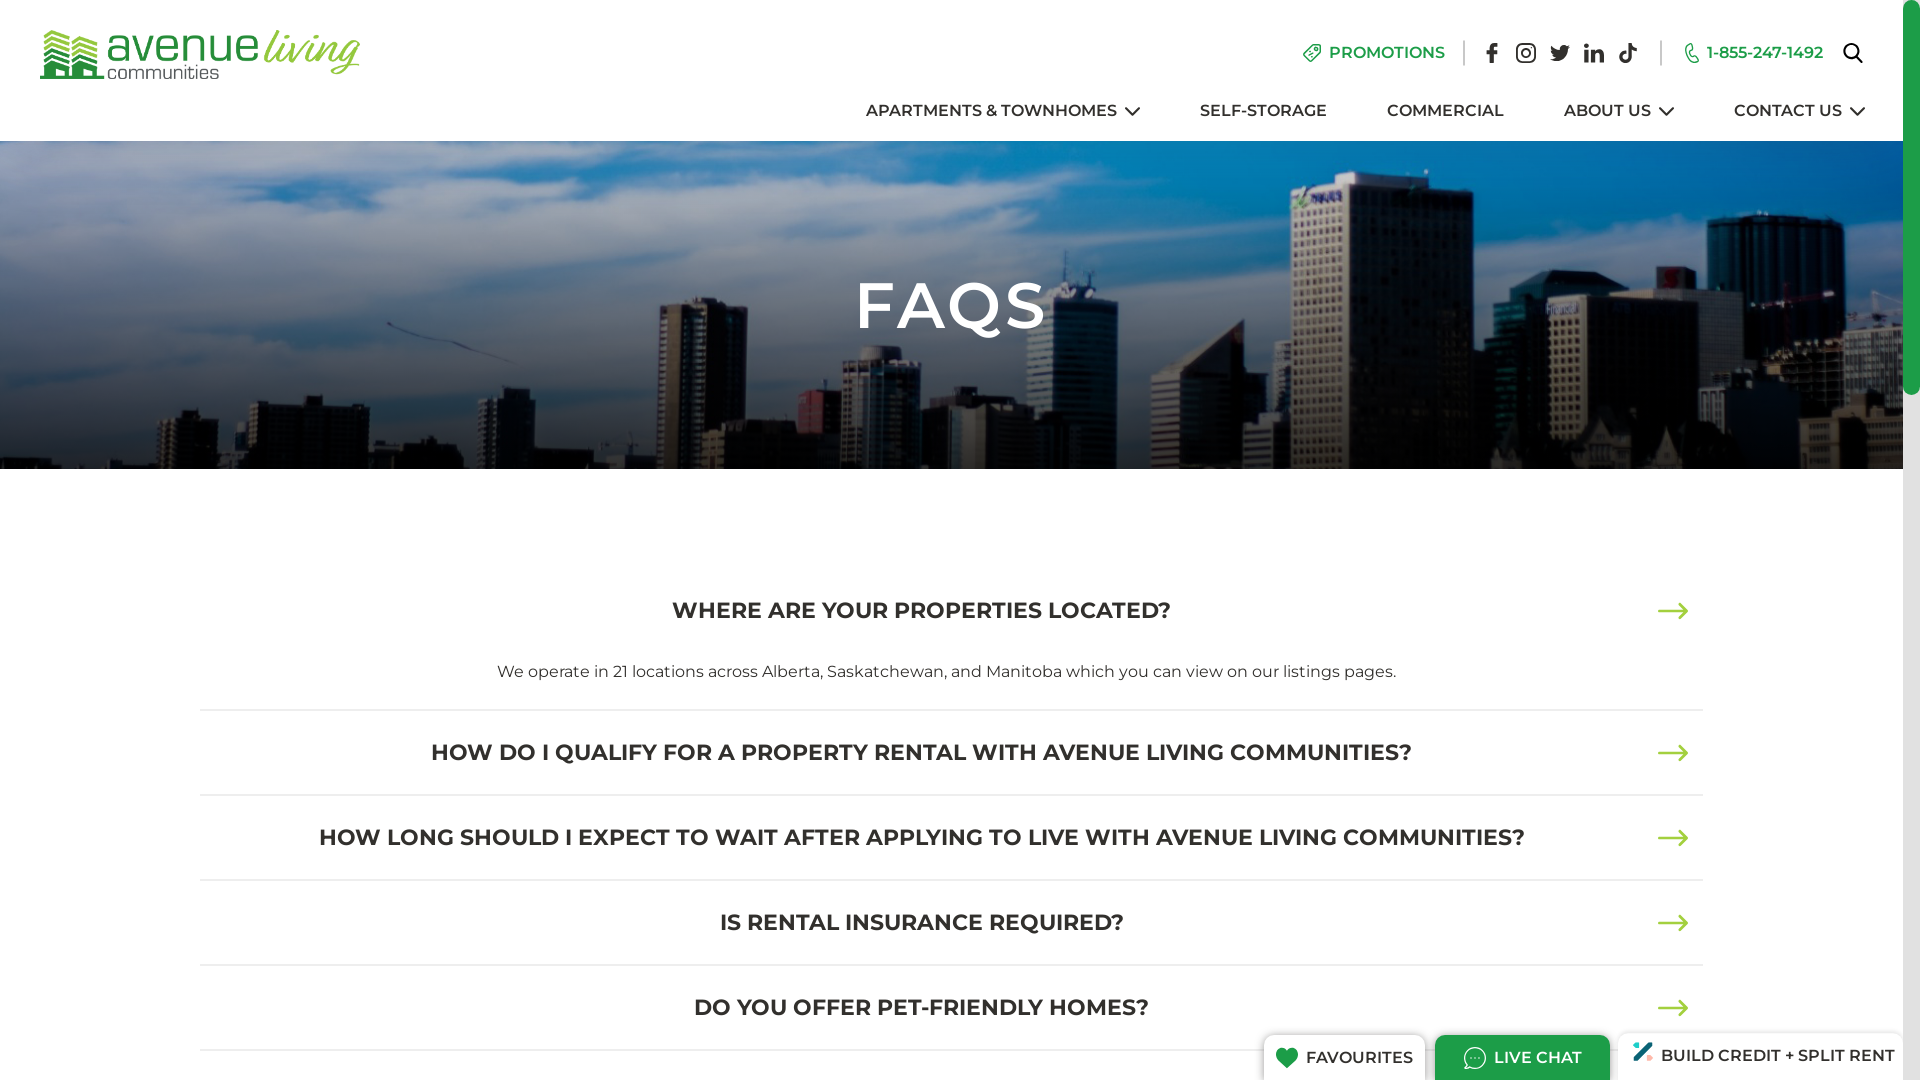 This screenshot has height=1080, width=1920. What do you see at coordinates (1618, 111) in the screenshot?
I see `'ABOUT US'` at bounding box center [1618, 111].